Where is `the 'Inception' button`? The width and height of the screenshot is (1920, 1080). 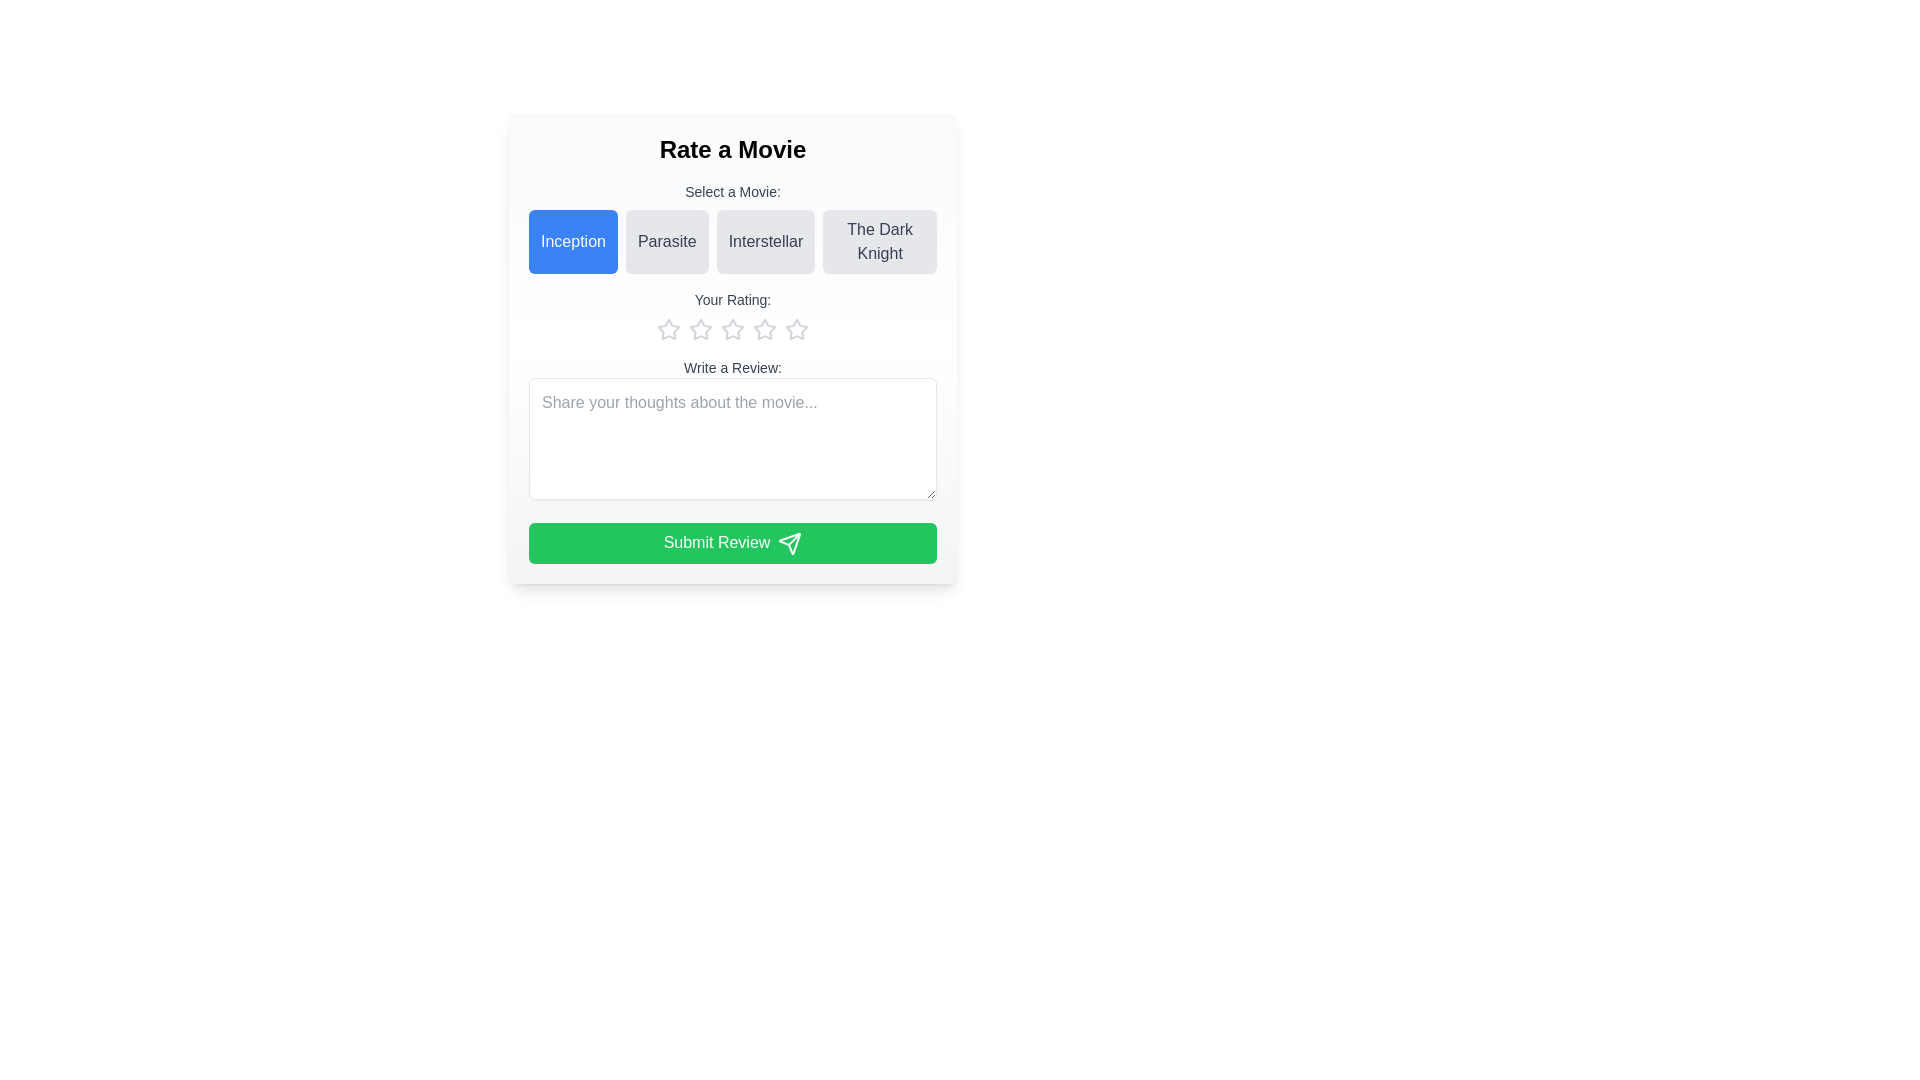 the 'Inception' button is located at coordinates (572, 241).